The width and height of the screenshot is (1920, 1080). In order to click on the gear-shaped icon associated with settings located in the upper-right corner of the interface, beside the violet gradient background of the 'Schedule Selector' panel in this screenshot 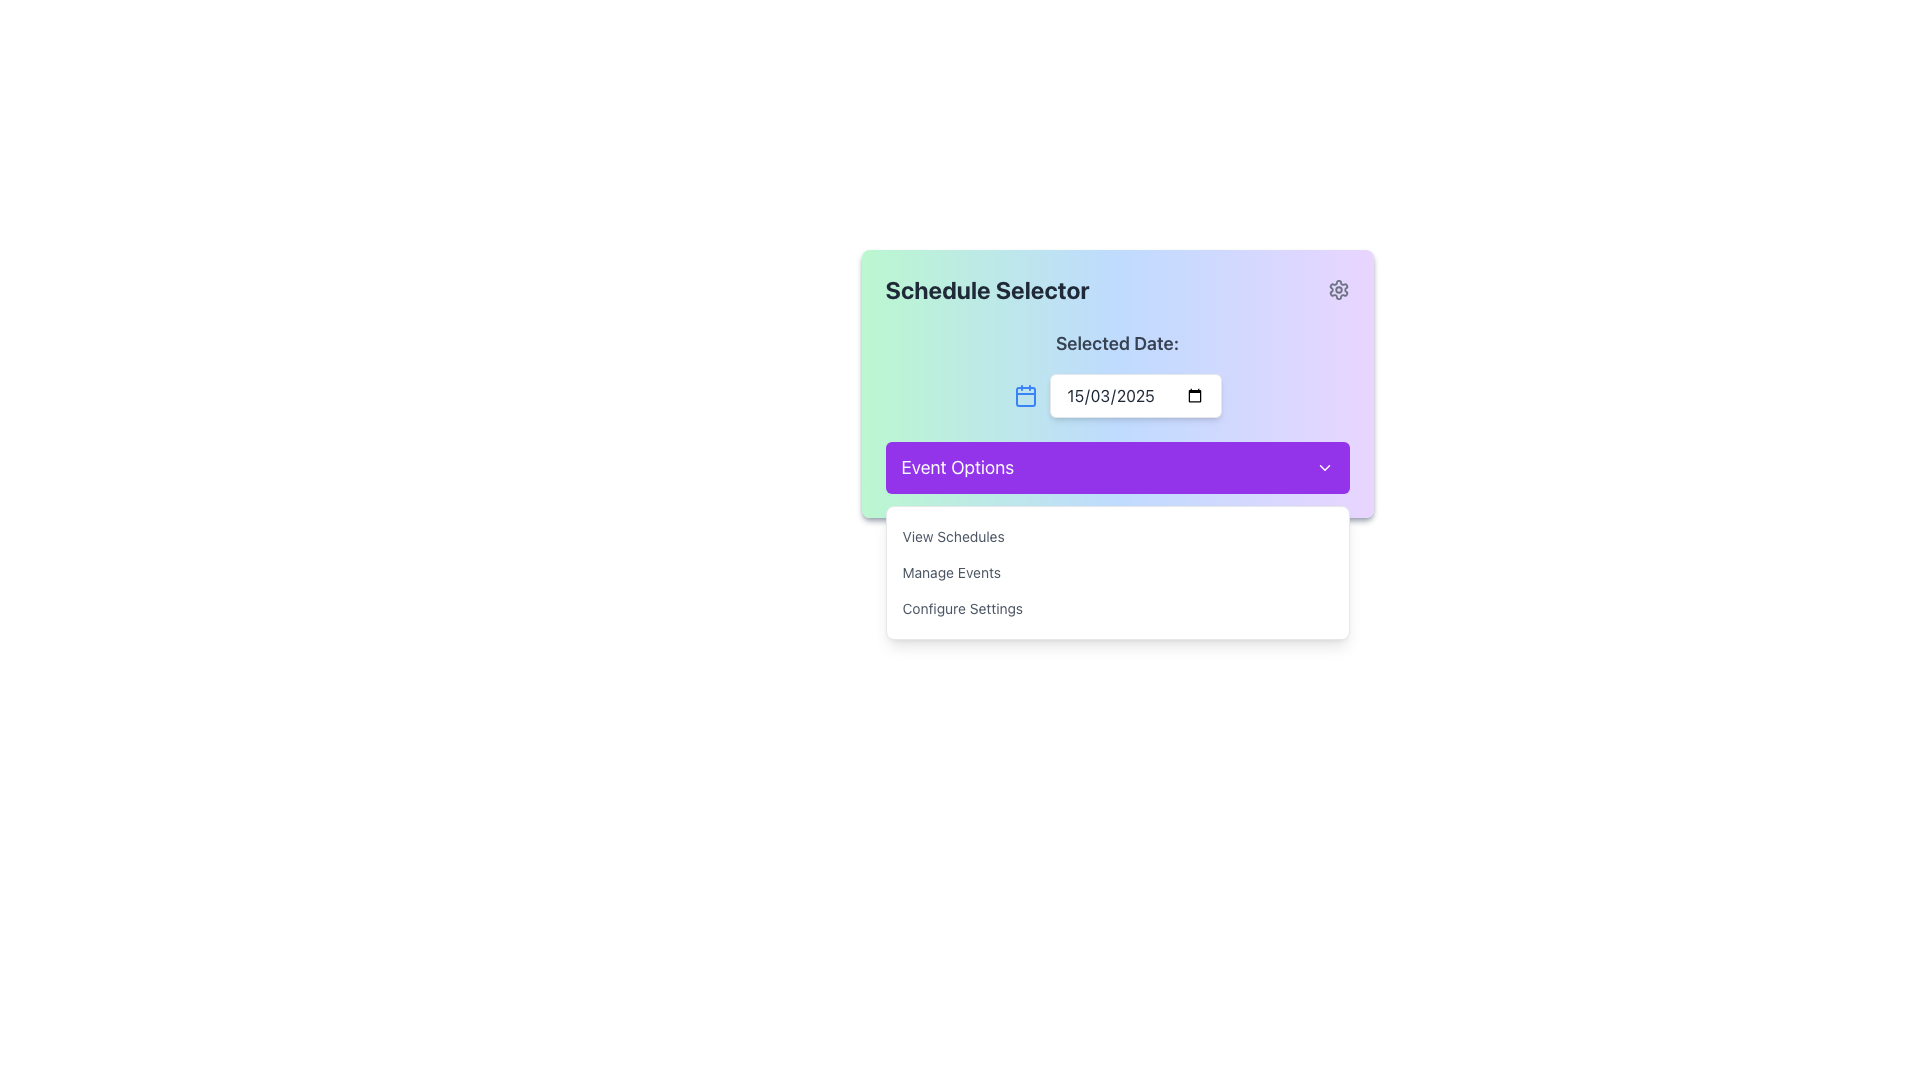, I will do `click(1338, 289)`.